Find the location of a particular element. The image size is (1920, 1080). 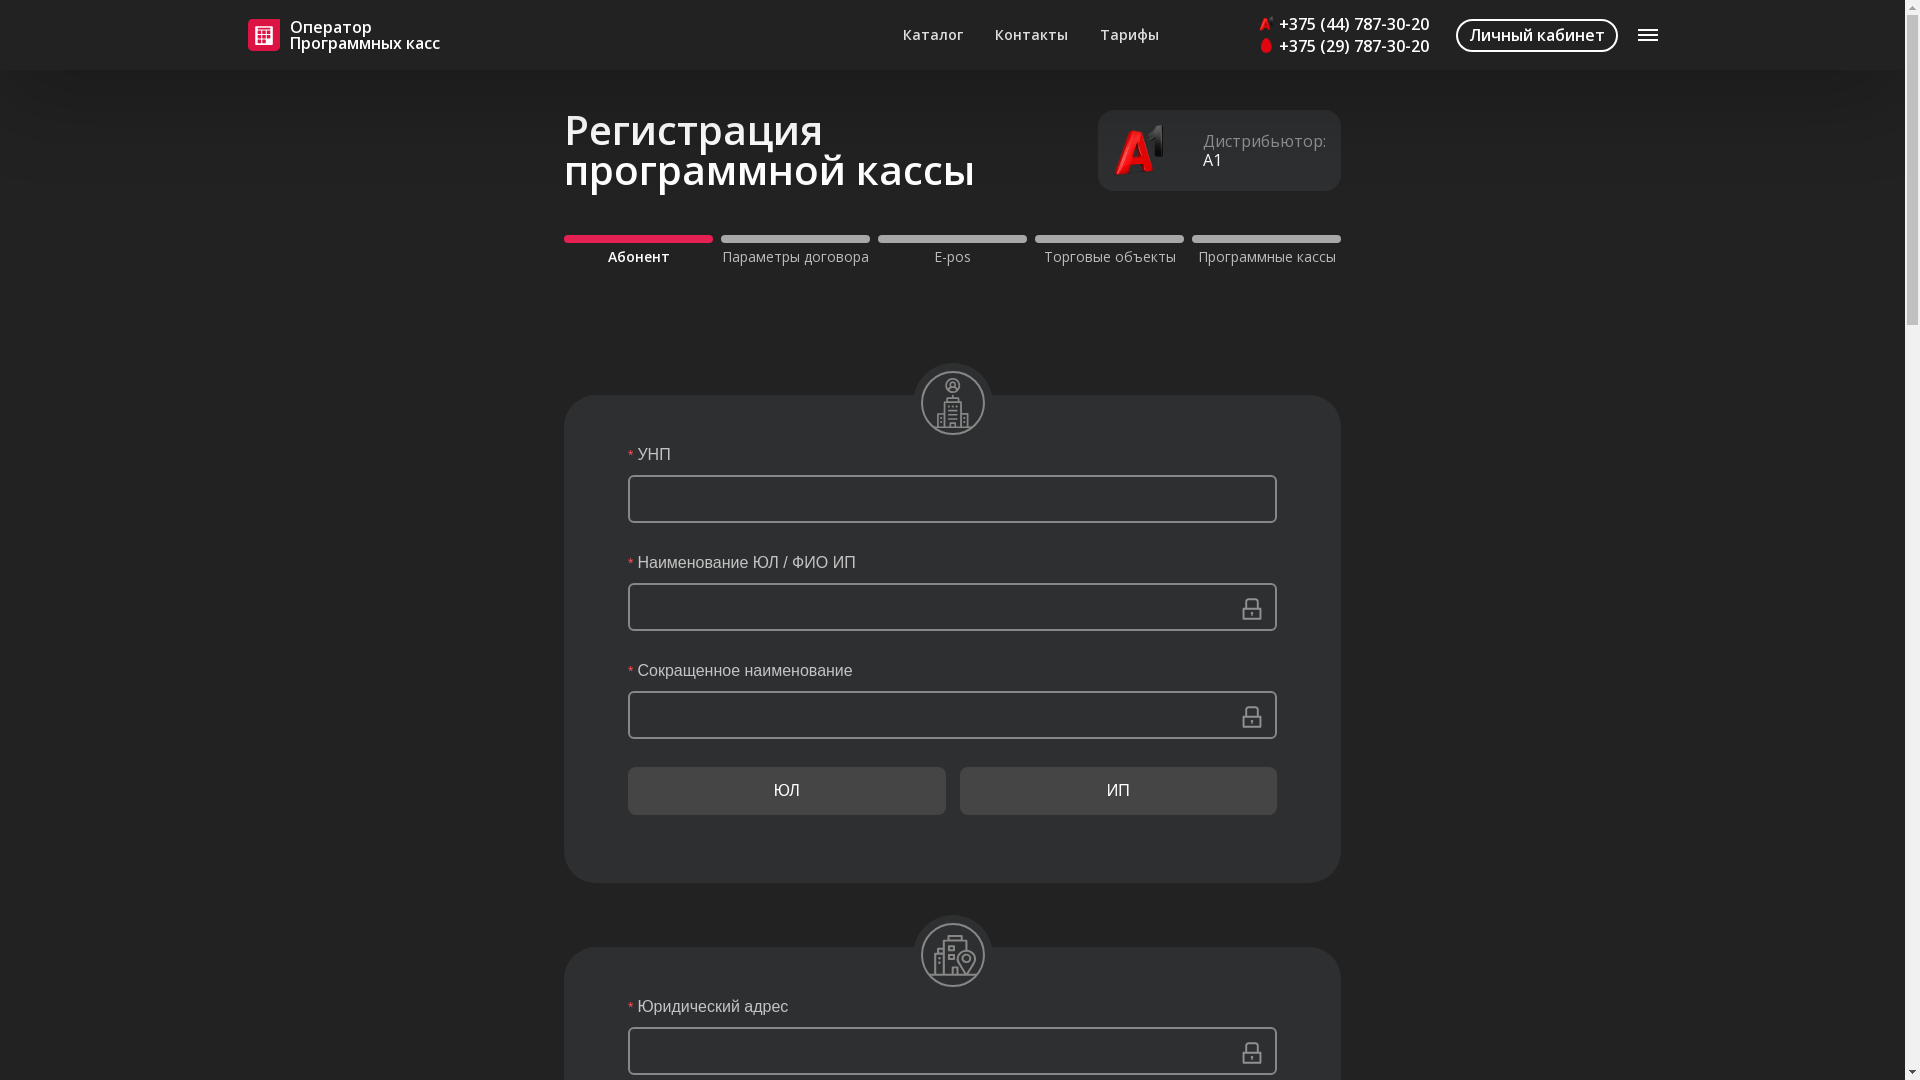

'+375 (44) 787-30-20' is located at coordinates (1343, 23).